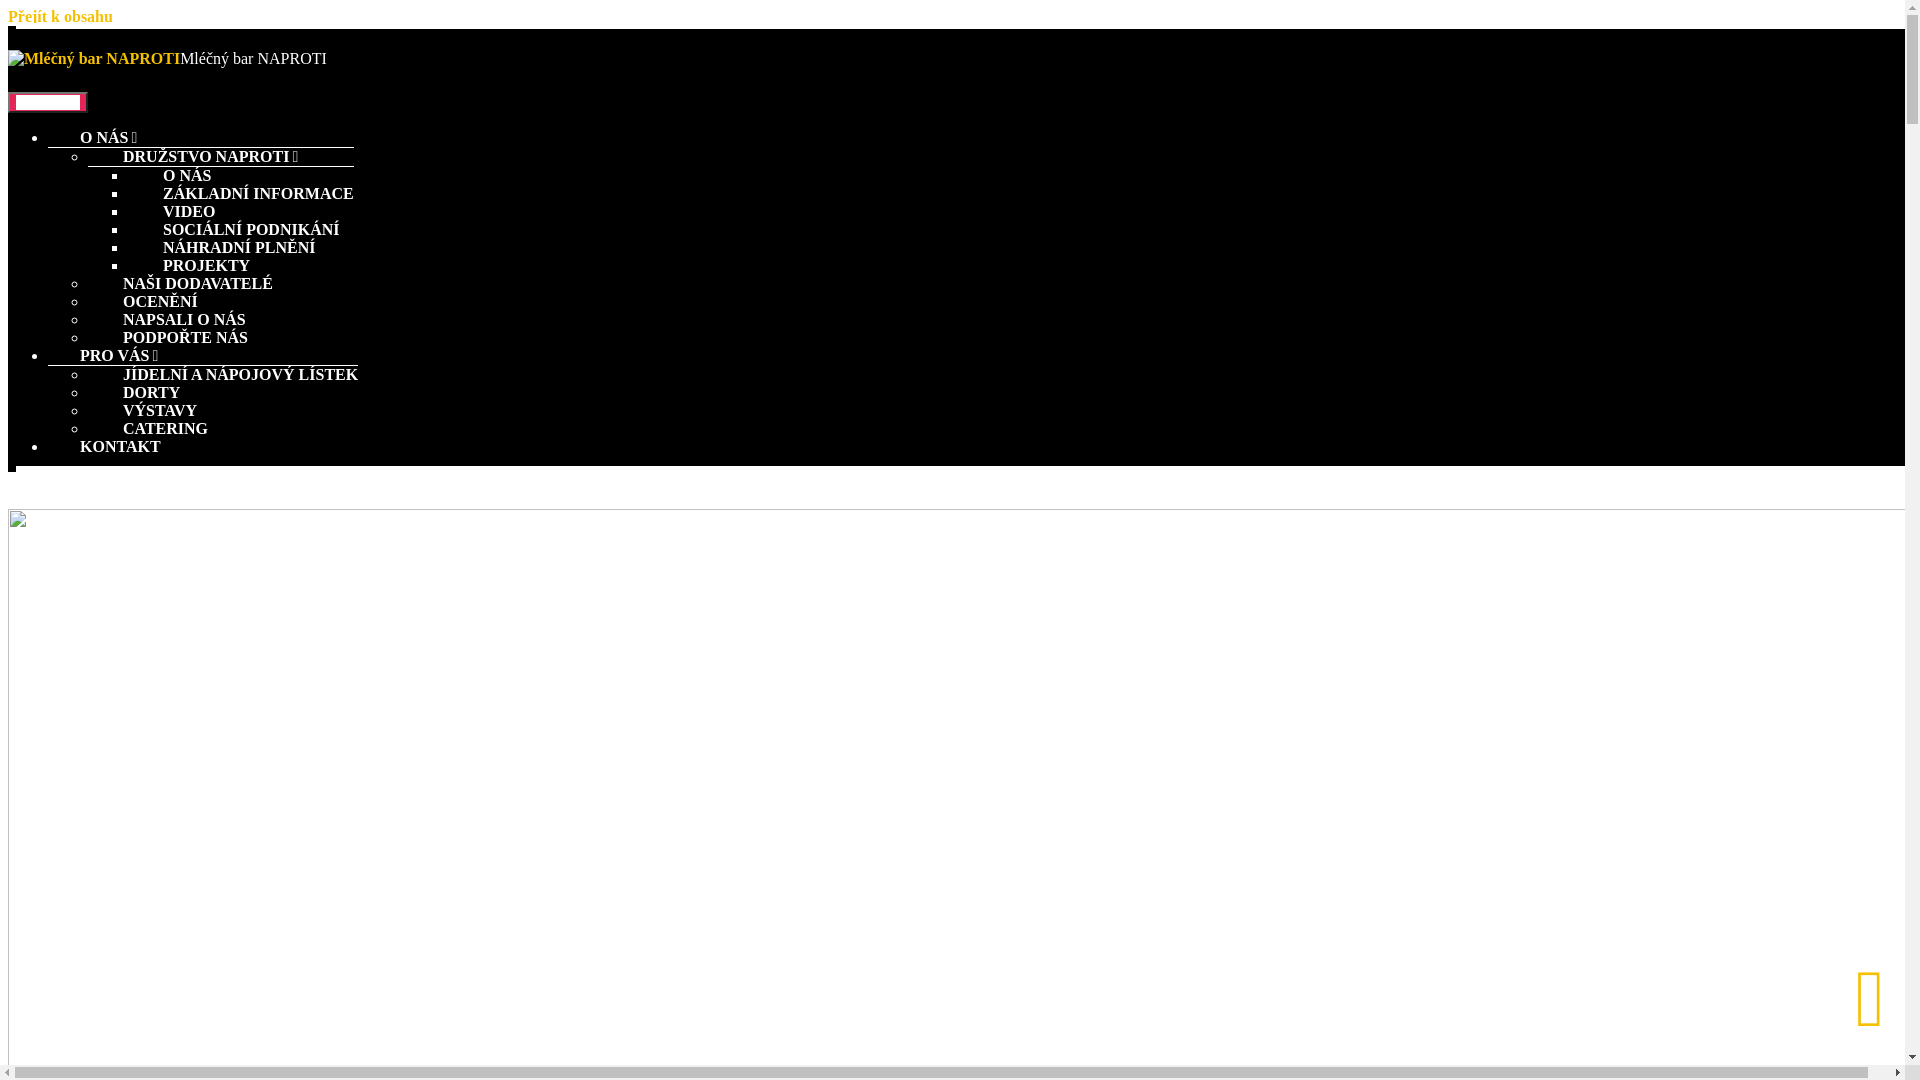 The image size is (1920, 1080). Describe the element at coordinates (188, 242) in the screenshot. I see `'PROJEKTY'` at that location.